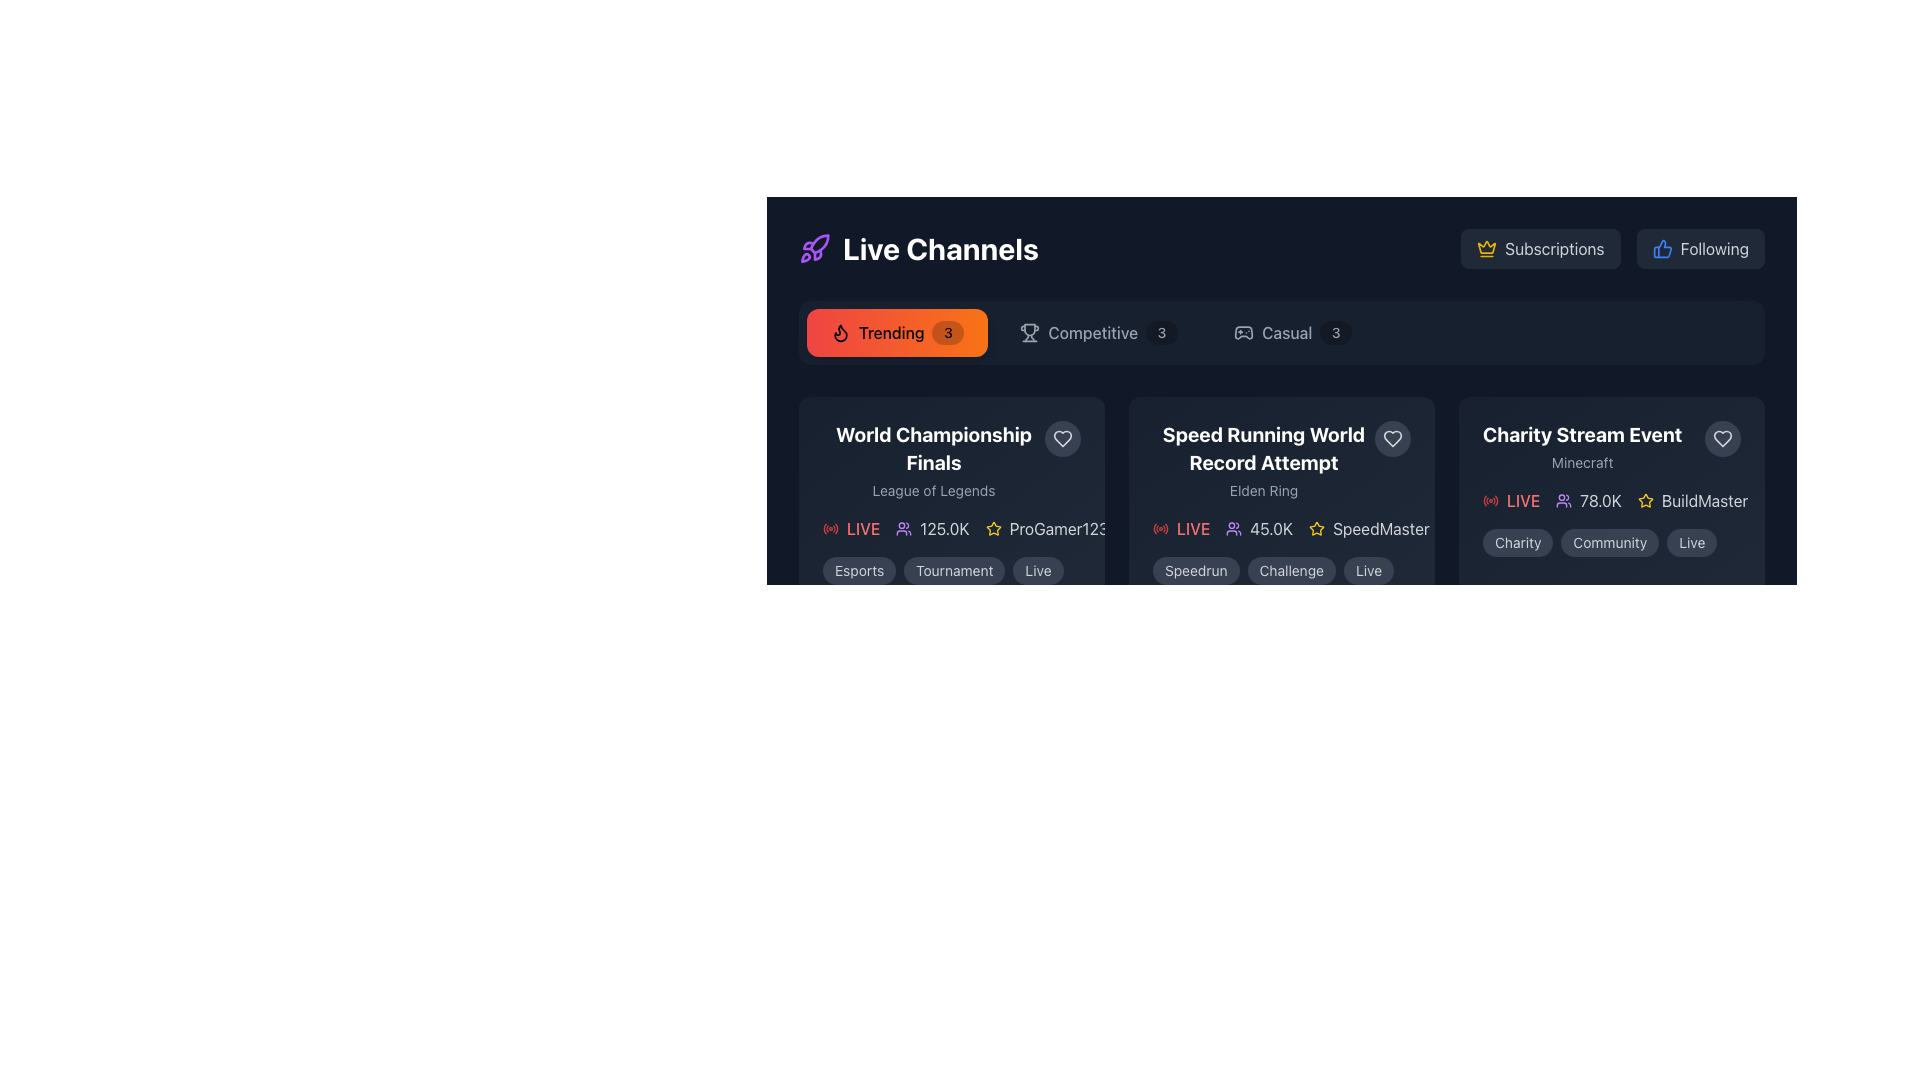  What do you see at coordinates (1367, 570) in the screenshot?
I see `the category tag indicator located at the bottom-right of the 'Speed Running World Record Attempt' card, which is the last element in a group of buttons labeled 'Speedrun', 'Challenge', and 'Live'` at bounding box center [1367, 570].